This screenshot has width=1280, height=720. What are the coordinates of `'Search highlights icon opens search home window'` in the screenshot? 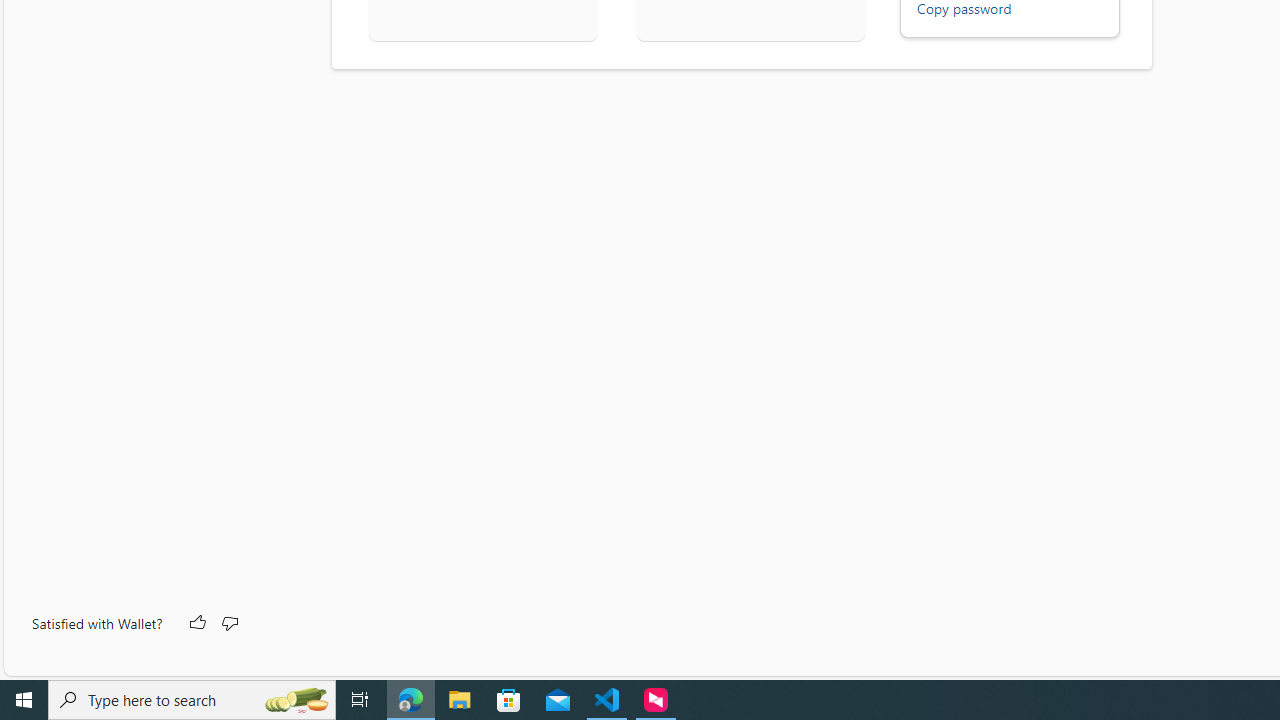 It's located at (294, 698).